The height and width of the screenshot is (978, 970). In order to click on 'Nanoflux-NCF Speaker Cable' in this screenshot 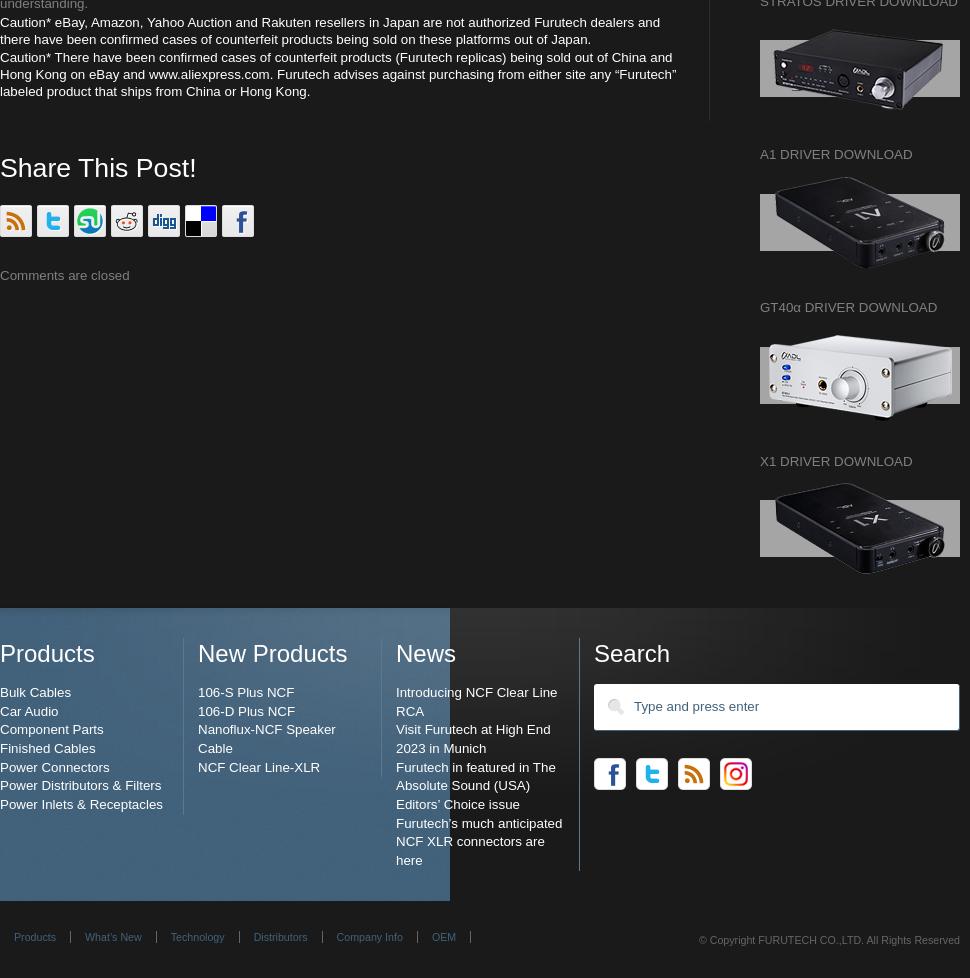, I will do `click(265, 737)`.